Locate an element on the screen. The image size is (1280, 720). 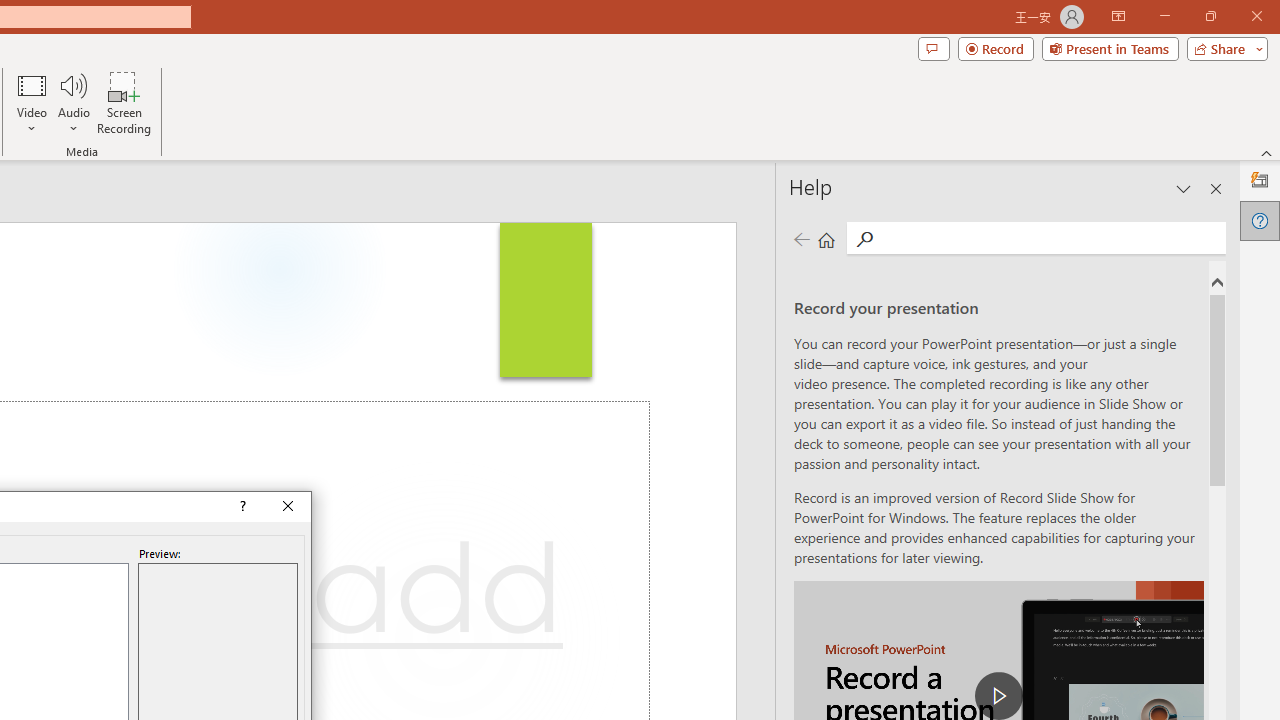
'Context help' is located at coordinates (240, 505).